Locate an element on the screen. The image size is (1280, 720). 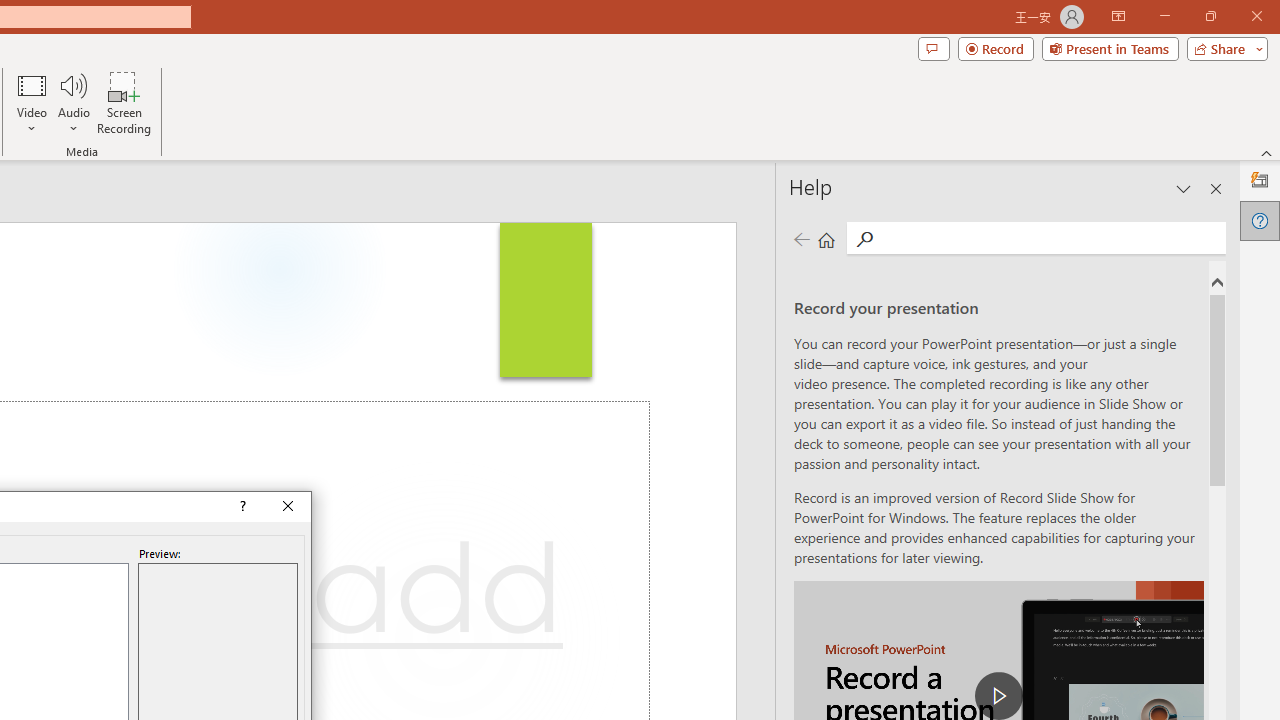
'Context help' is located at coordinates (240, 505).